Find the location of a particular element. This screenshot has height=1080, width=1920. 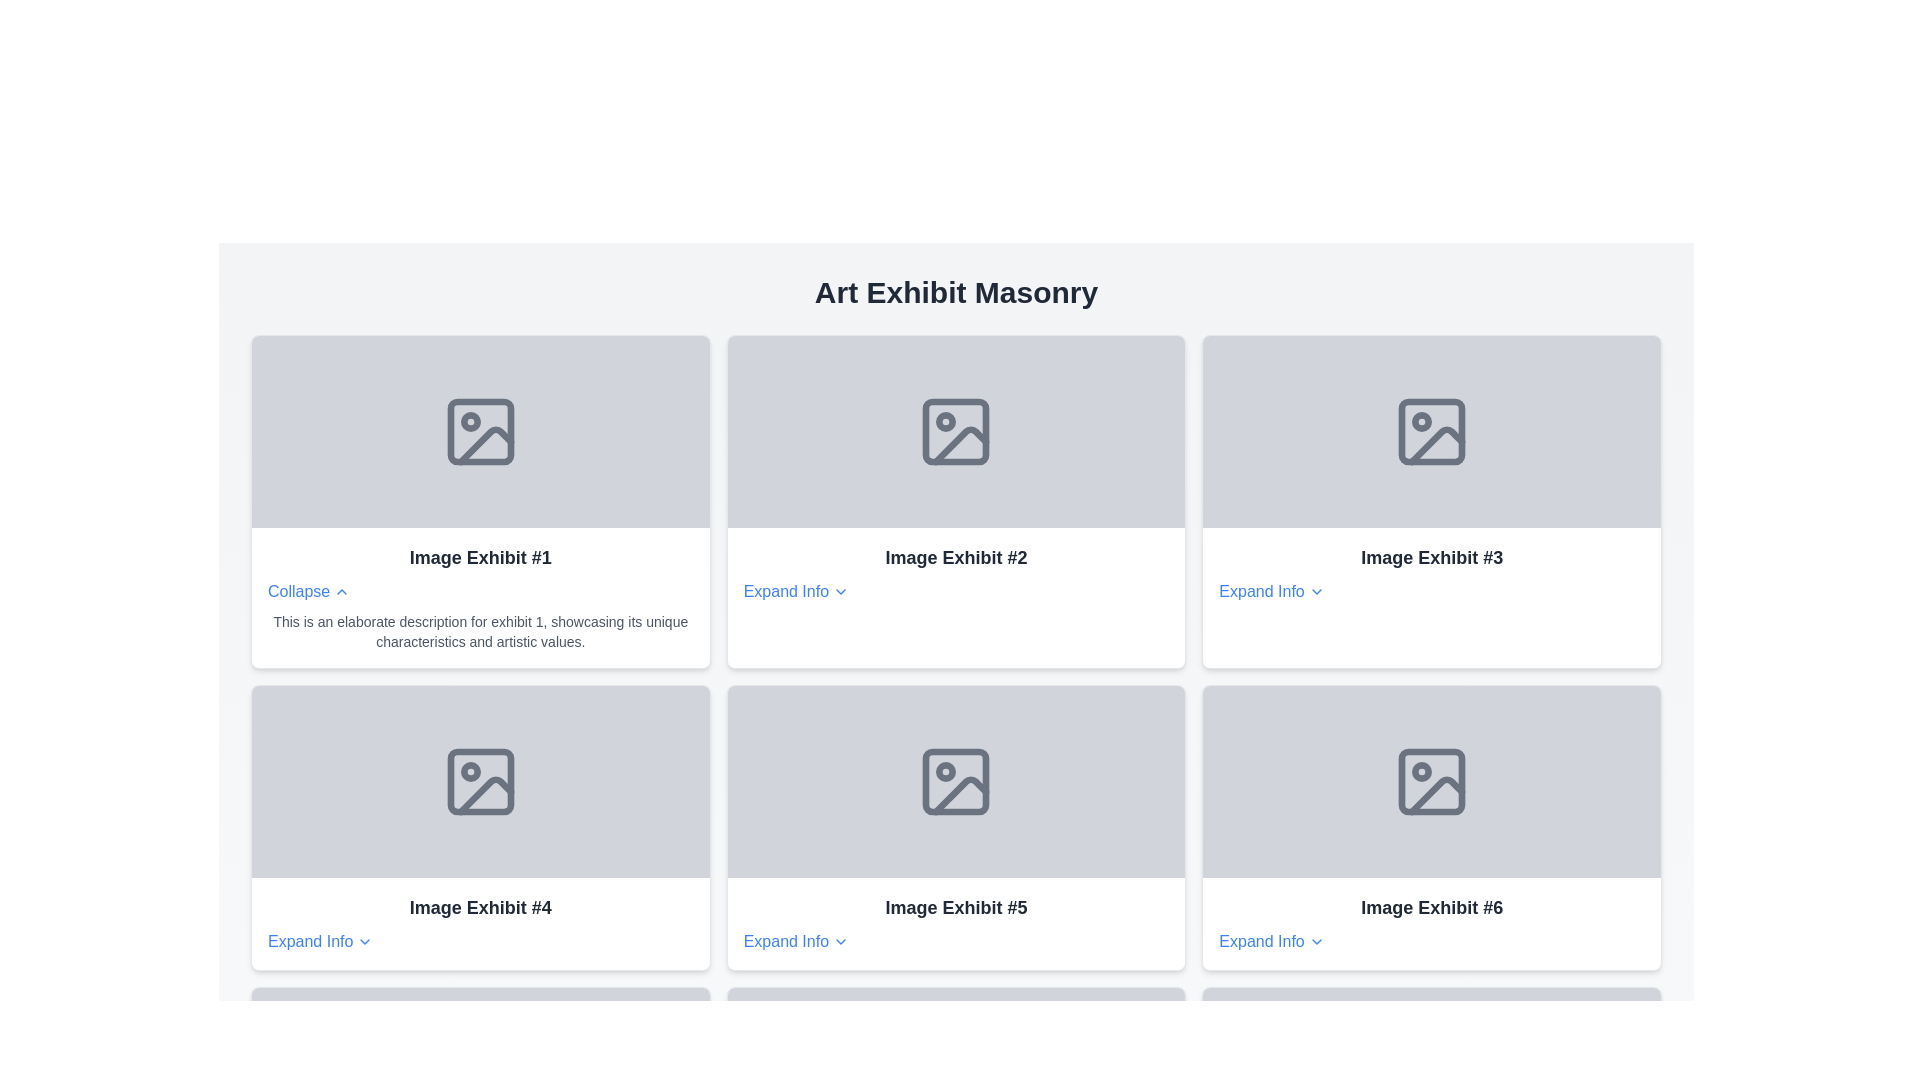

the composite UI element containing a heading text and a hyperlink is located at coordinates (955, 574).